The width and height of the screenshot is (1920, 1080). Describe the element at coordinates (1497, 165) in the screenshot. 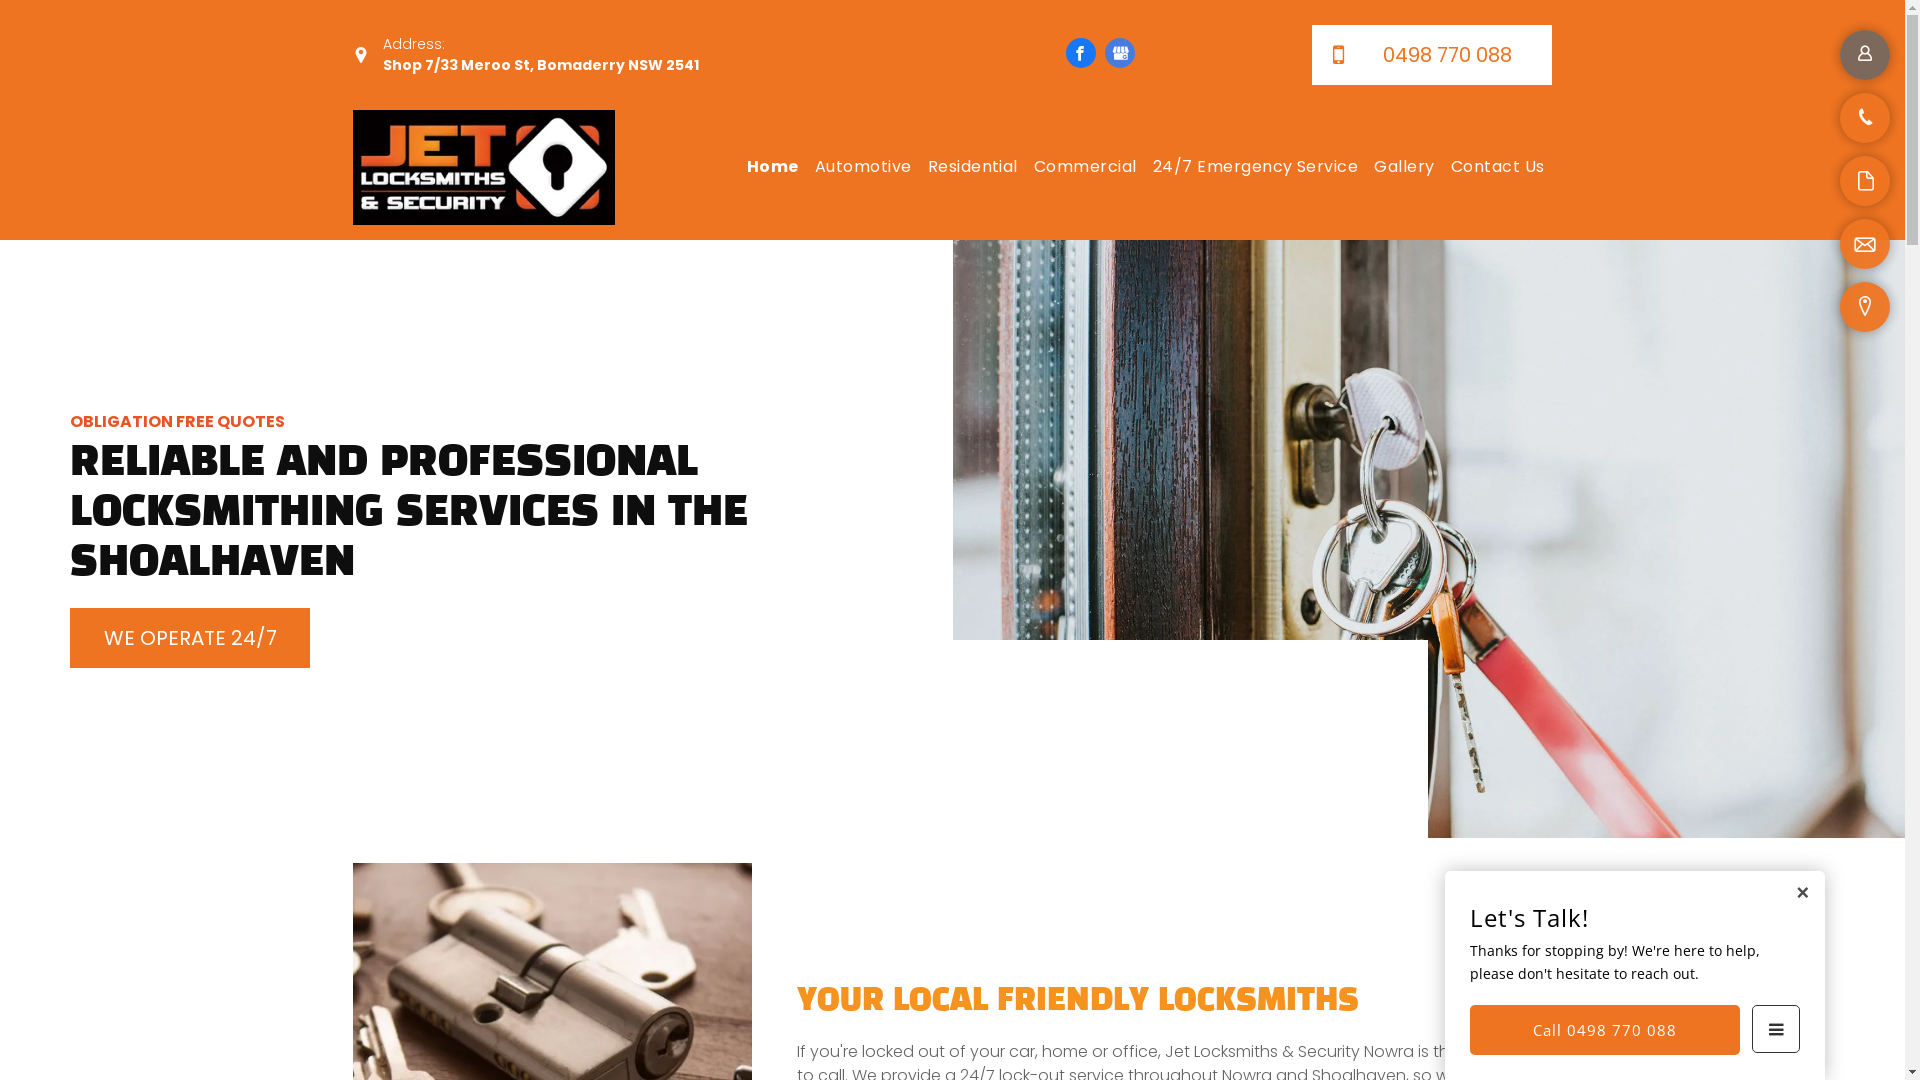

I see `'Contact Us'` at that location.